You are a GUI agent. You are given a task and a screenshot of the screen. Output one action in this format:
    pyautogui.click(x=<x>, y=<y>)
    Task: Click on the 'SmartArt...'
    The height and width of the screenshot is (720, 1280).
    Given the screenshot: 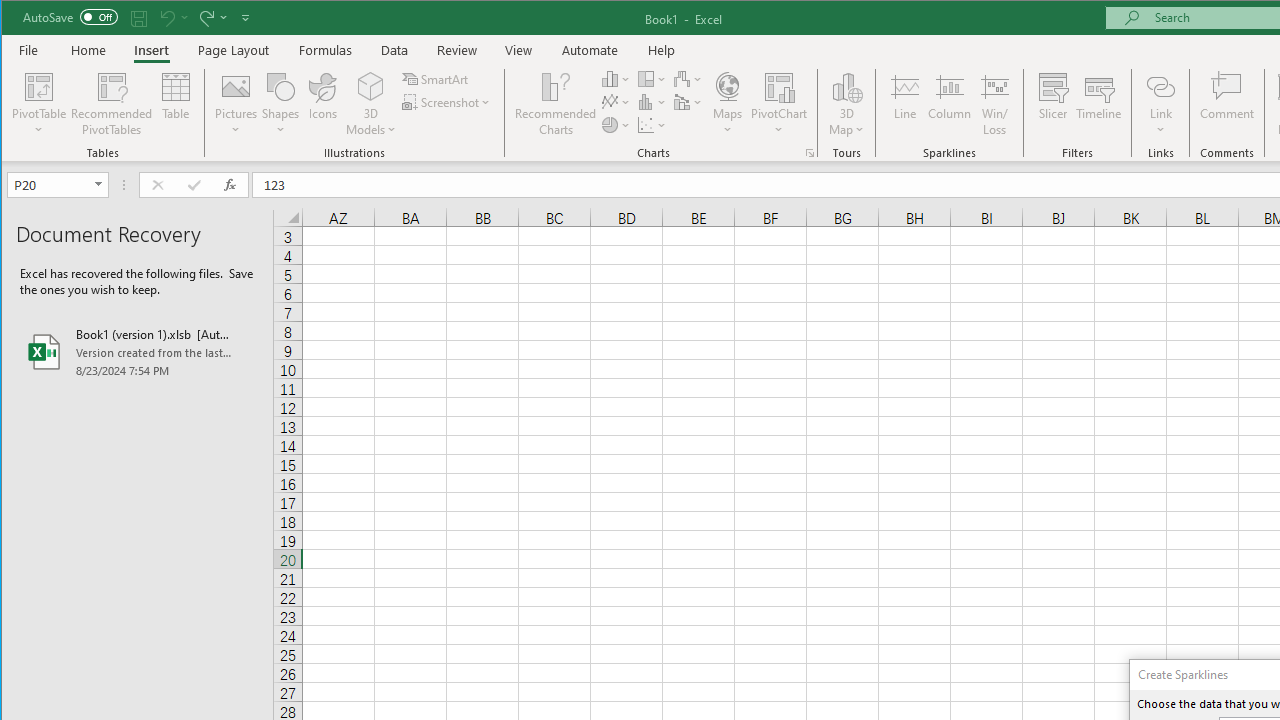 What is the action you would take?
    pyautogui.click(x=436, y=78)
    